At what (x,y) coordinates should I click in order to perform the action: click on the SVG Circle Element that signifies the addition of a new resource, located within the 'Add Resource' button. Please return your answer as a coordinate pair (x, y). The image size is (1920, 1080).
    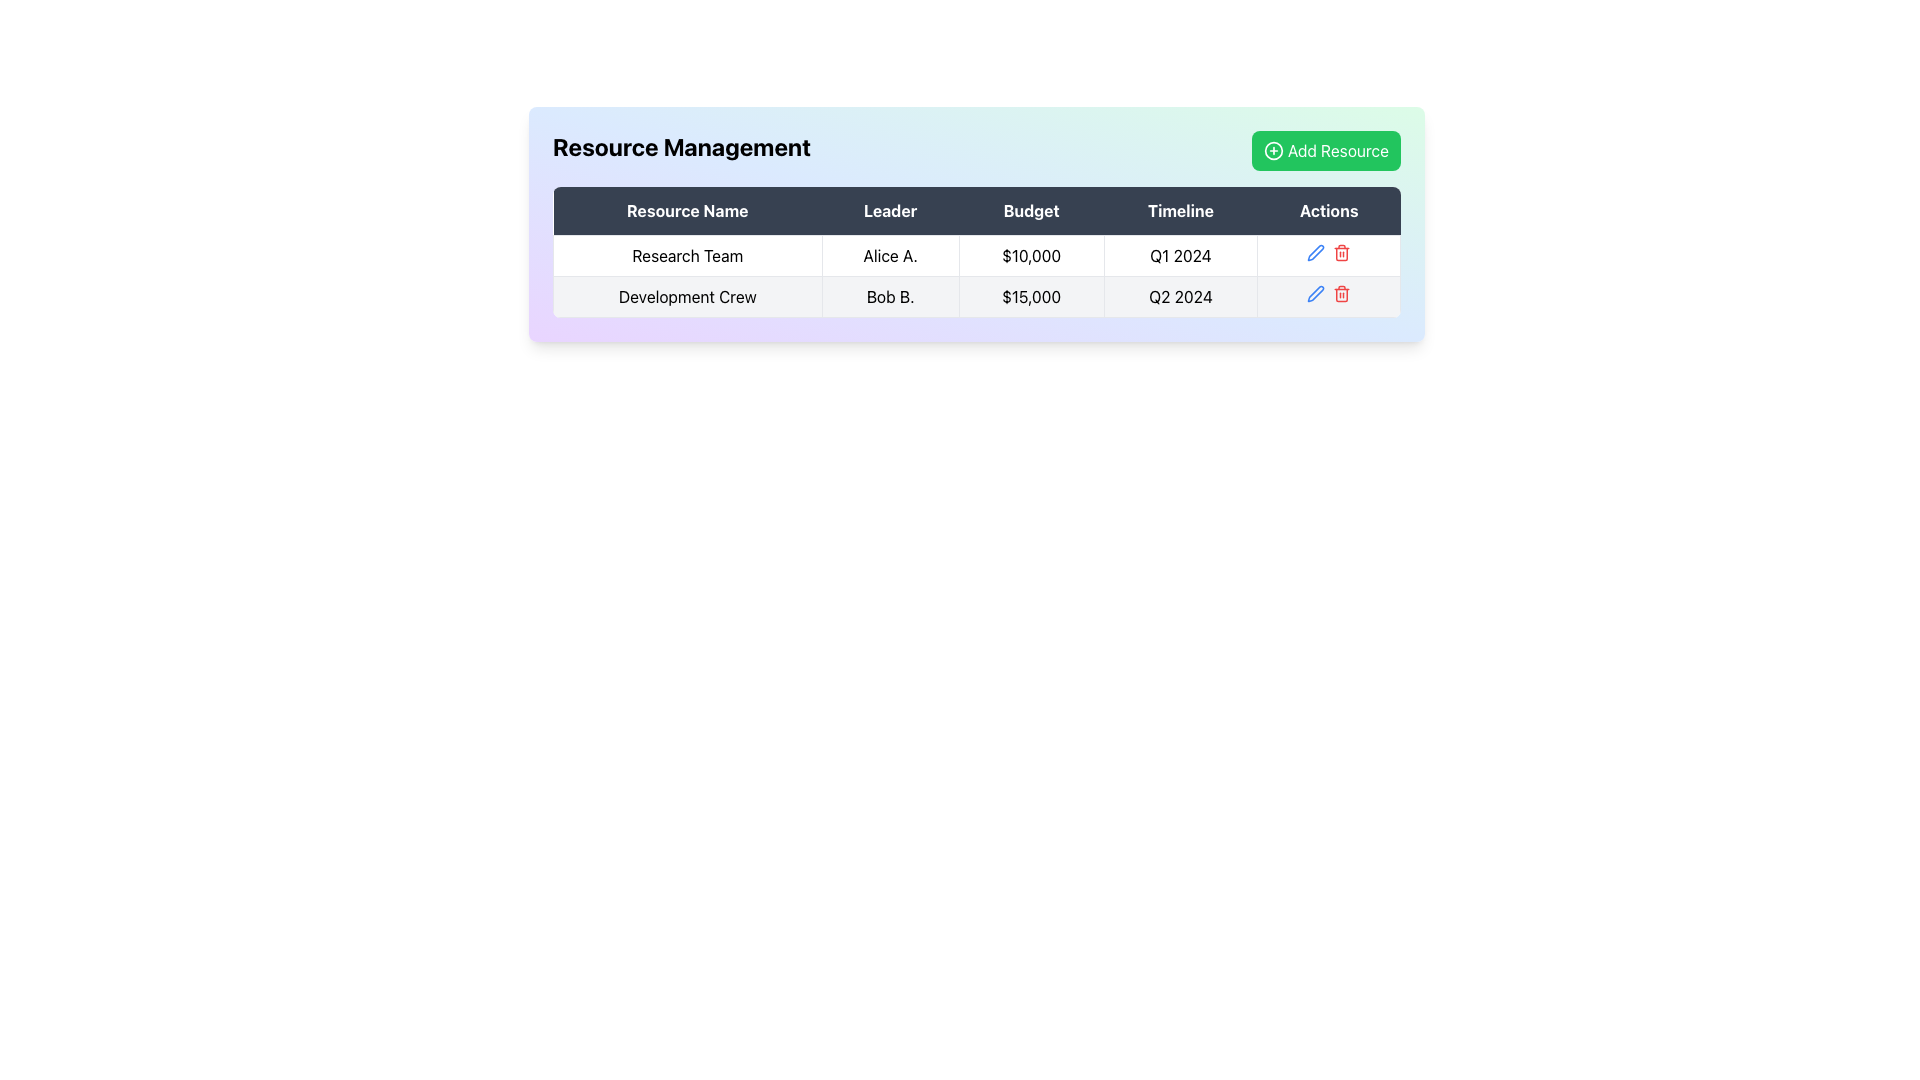
    Looking at the image, I should click on (1272, 149).